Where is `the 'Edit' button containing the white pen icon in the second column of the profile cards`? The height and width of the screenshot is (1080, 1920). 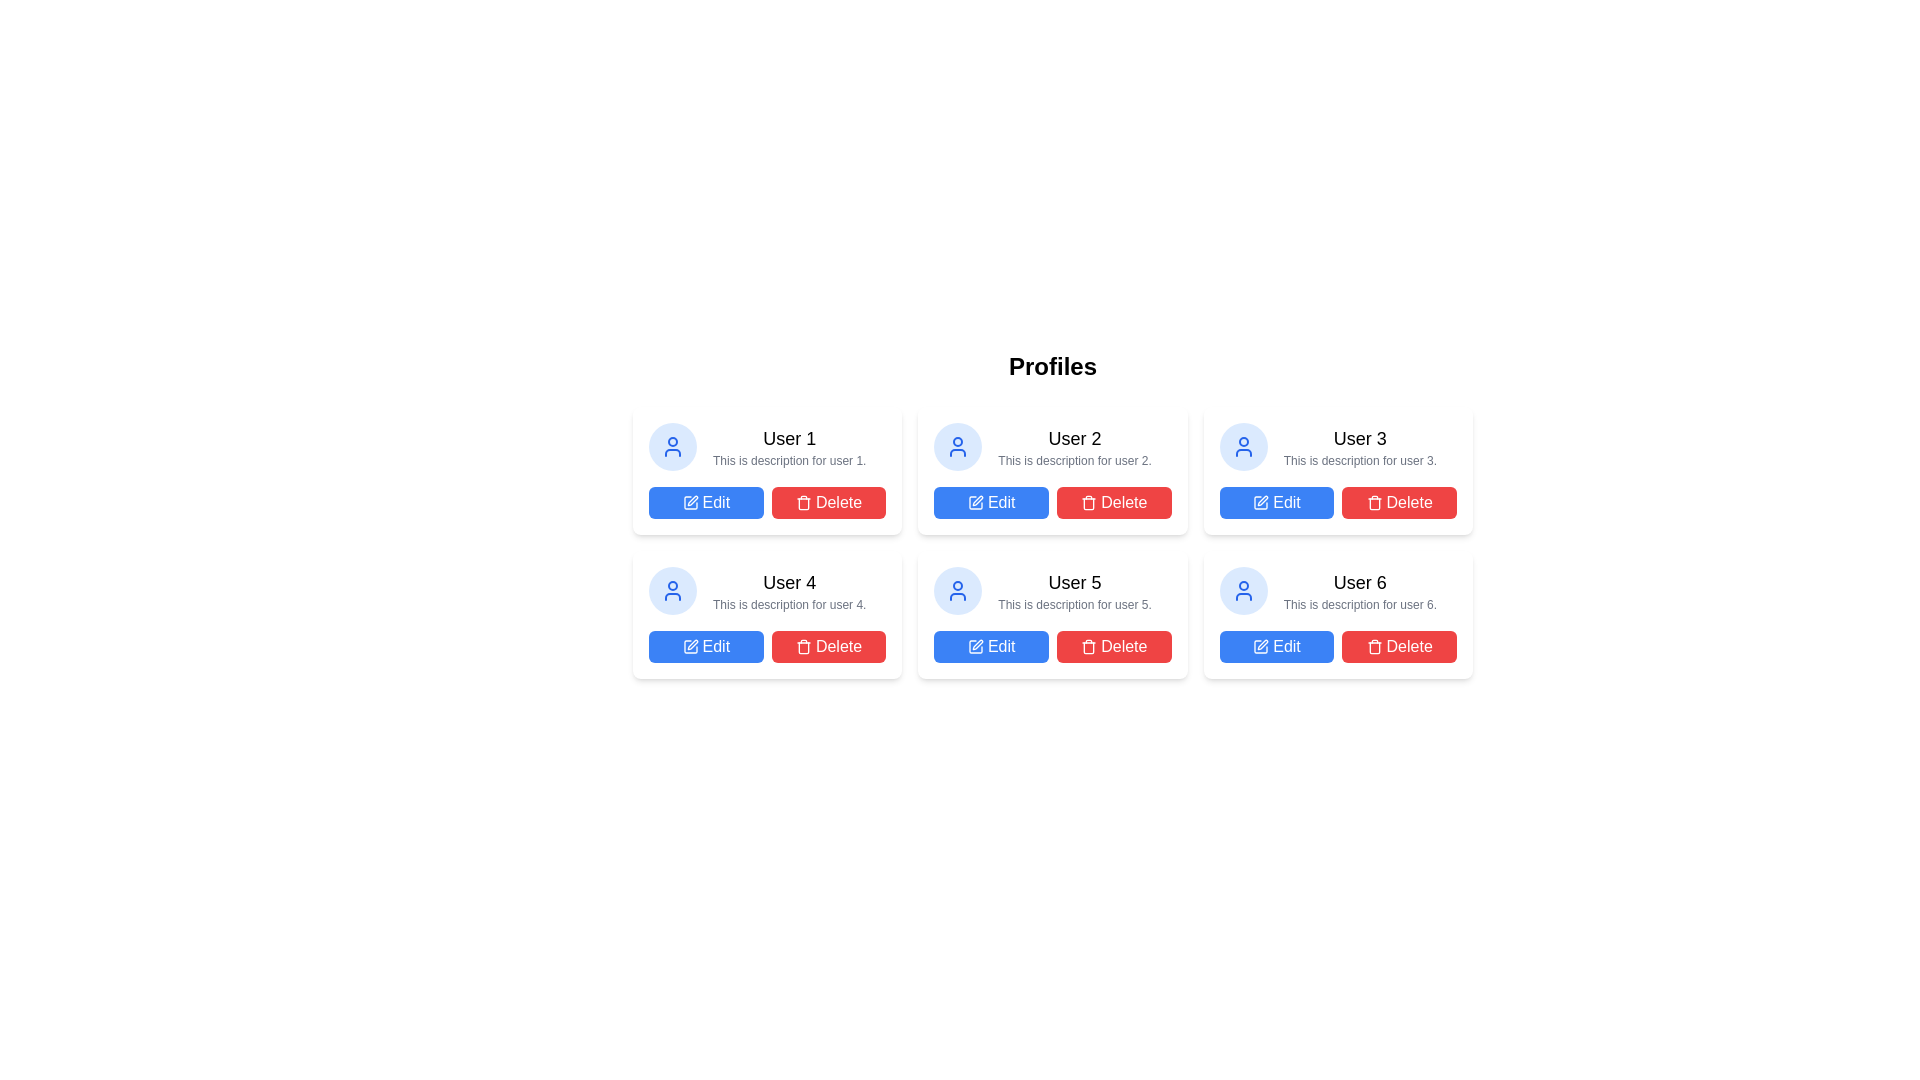 the 'Edit' button containing the white pen icon in the second column of the profile cards is located at coordinates (690, 501).